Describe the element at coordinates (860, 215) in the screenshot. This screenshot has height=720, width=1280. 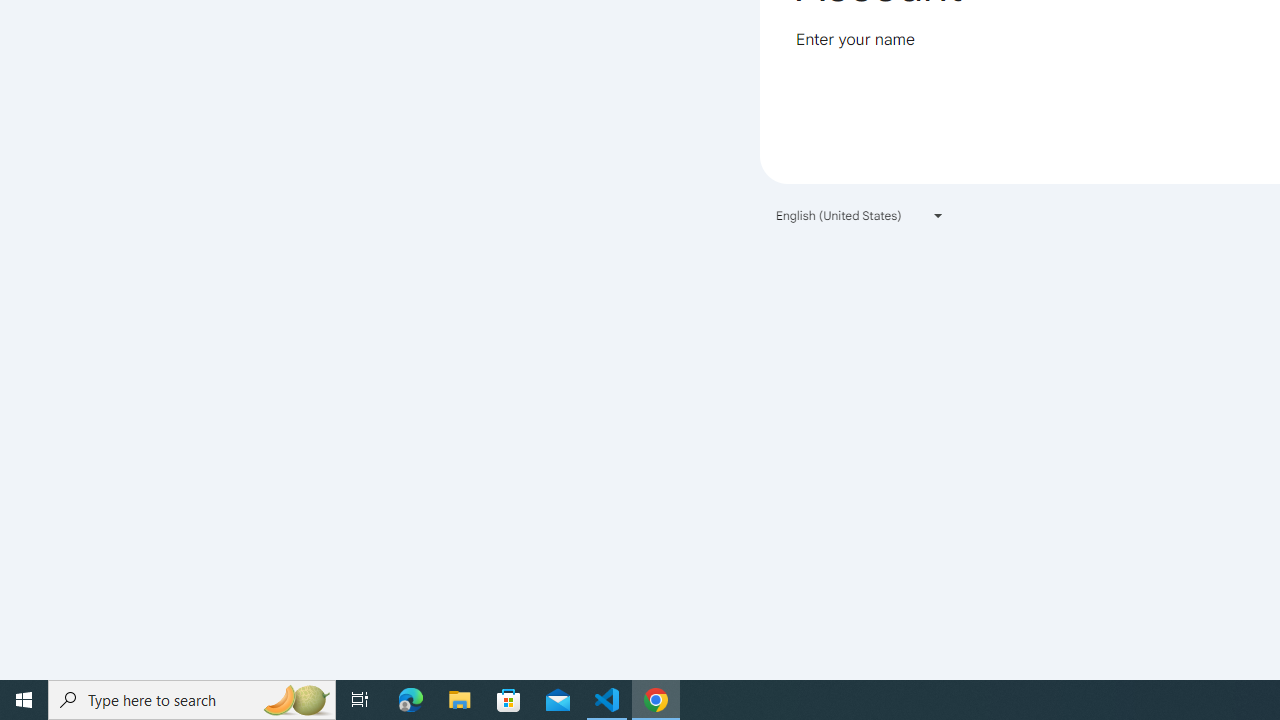
I see `'English (United States)'` at that location.